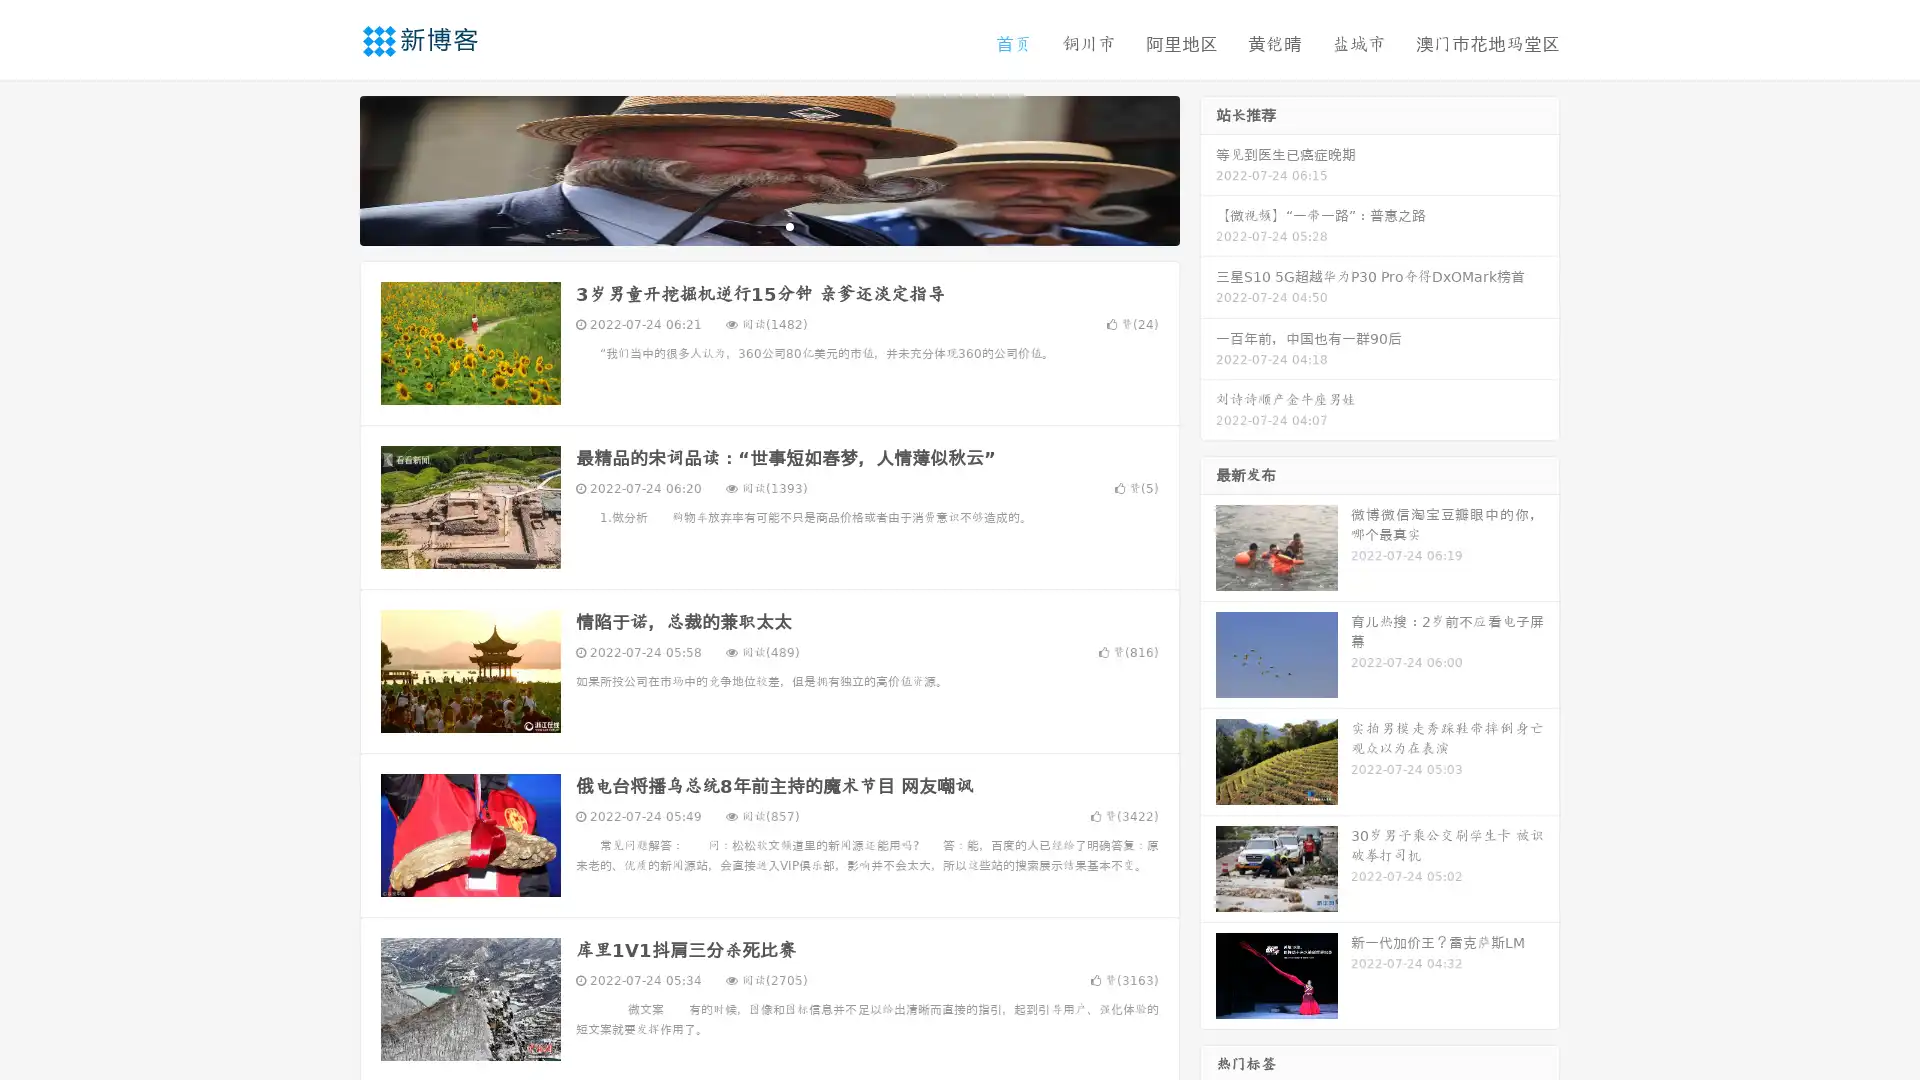  Describe the element at coordinates (789, 225) in the screenshot. I see `Go to slide 3` at that location.